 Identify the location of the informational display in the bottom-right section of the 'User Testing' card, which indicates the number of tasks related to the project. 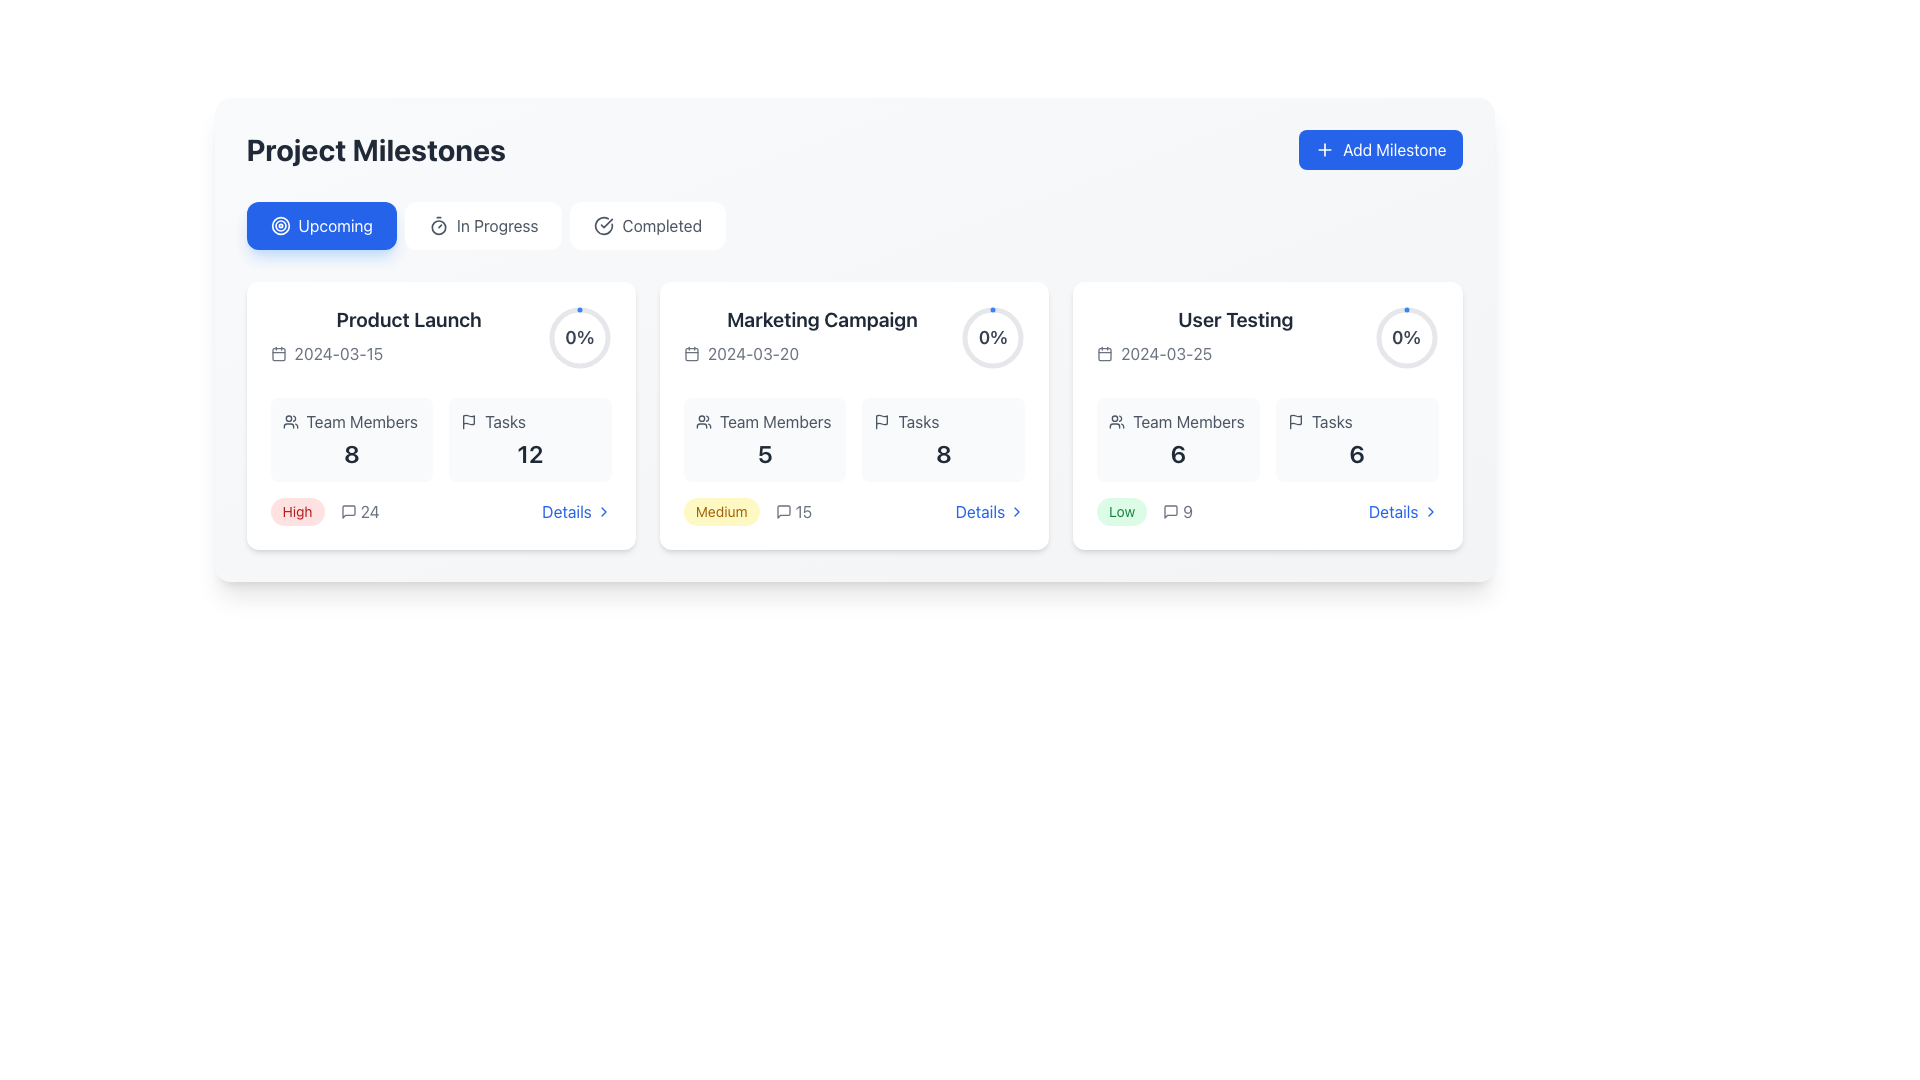
(1357, 438).